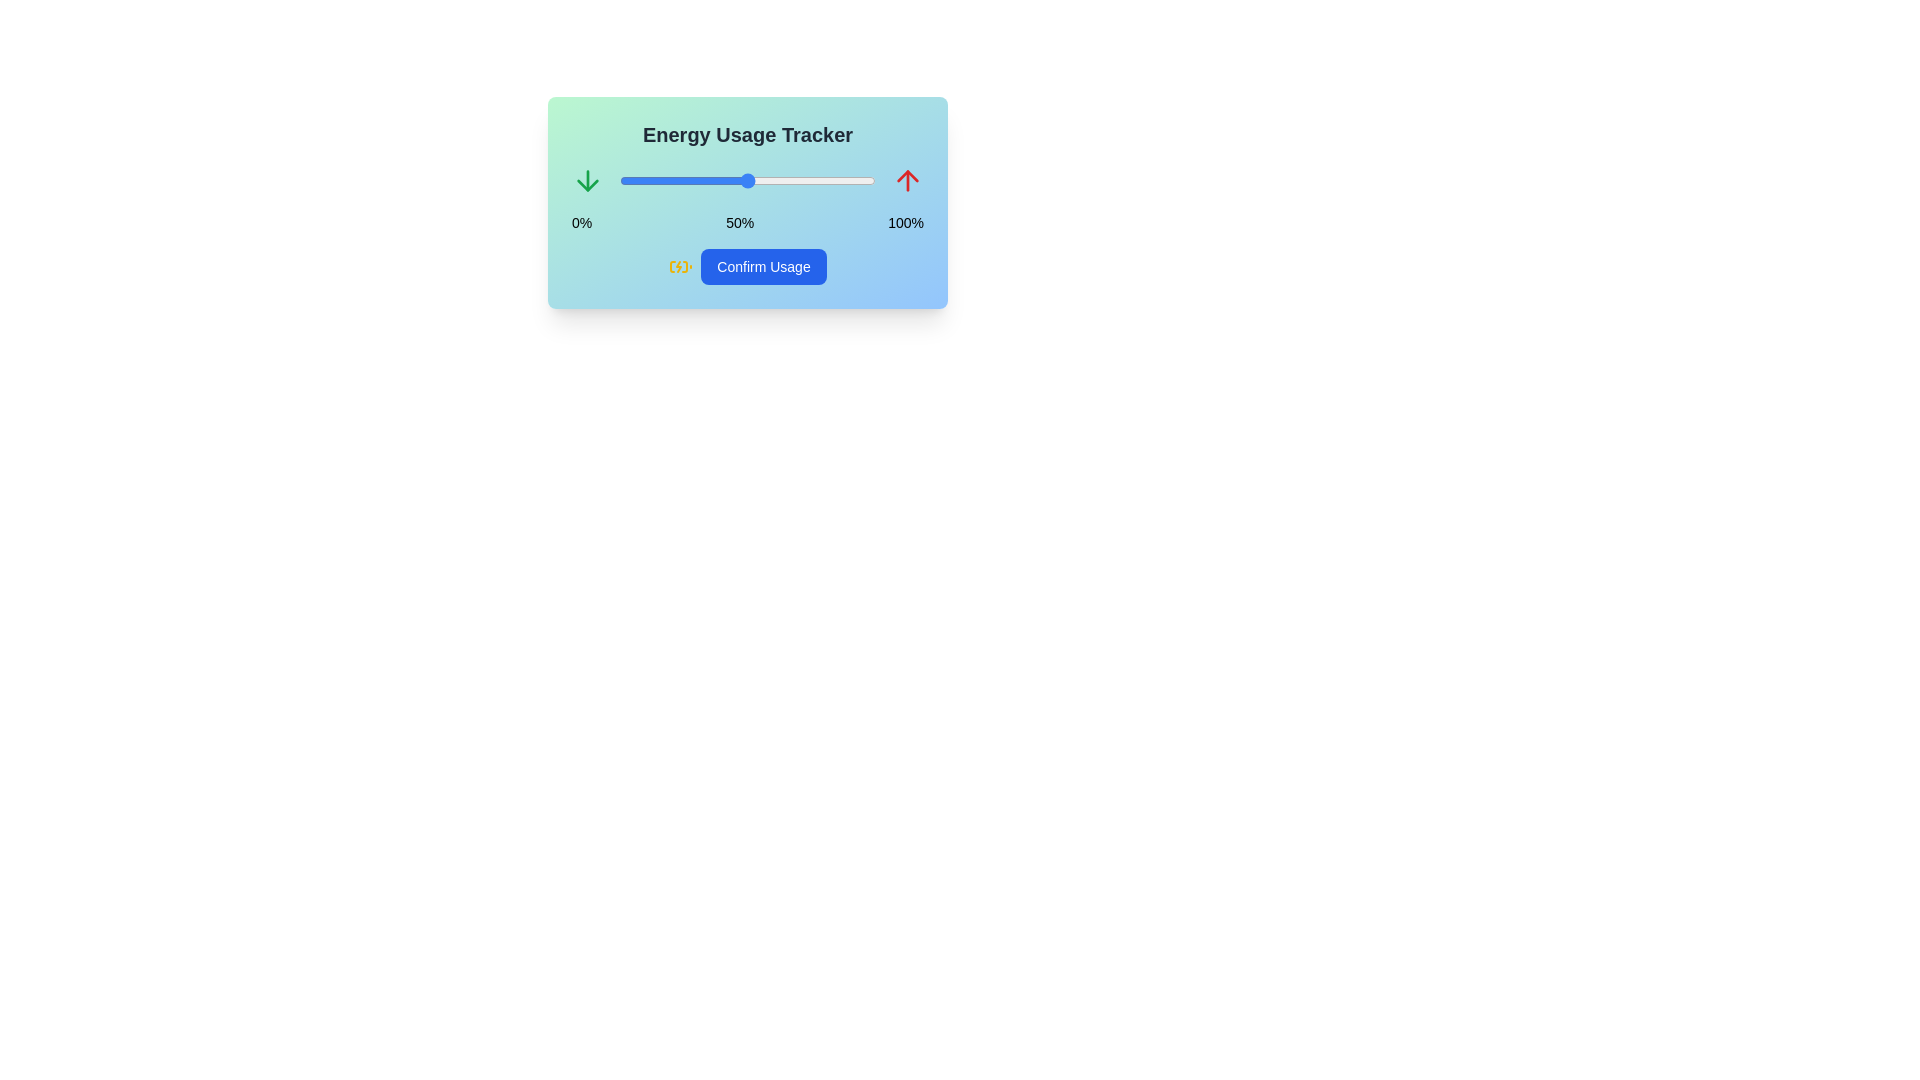 The image size is (1920, 1080). What do you see at coordinates (850, 181) in the screenshot?
I see `the energy usage slider to 90%` at bounding box center [850, 181].